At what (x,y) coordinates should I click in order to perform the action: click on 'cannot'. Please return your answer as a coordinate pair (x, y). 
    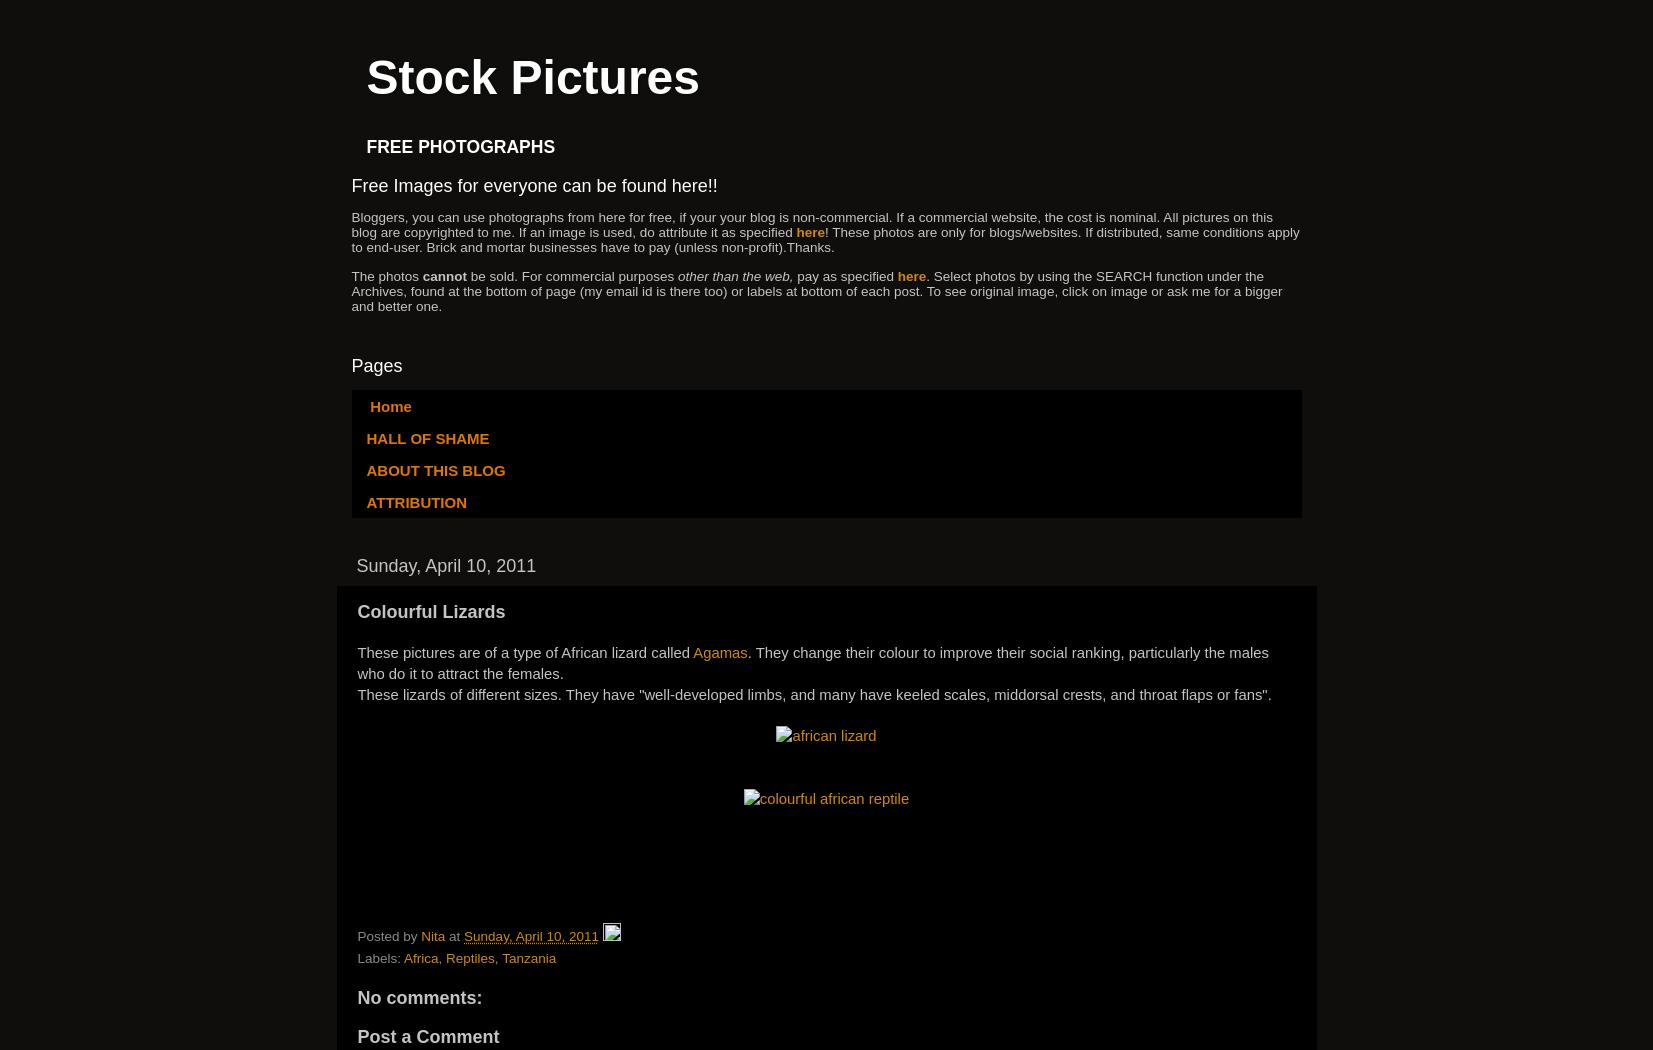
    Looking at the image, I should click on (444, 274).